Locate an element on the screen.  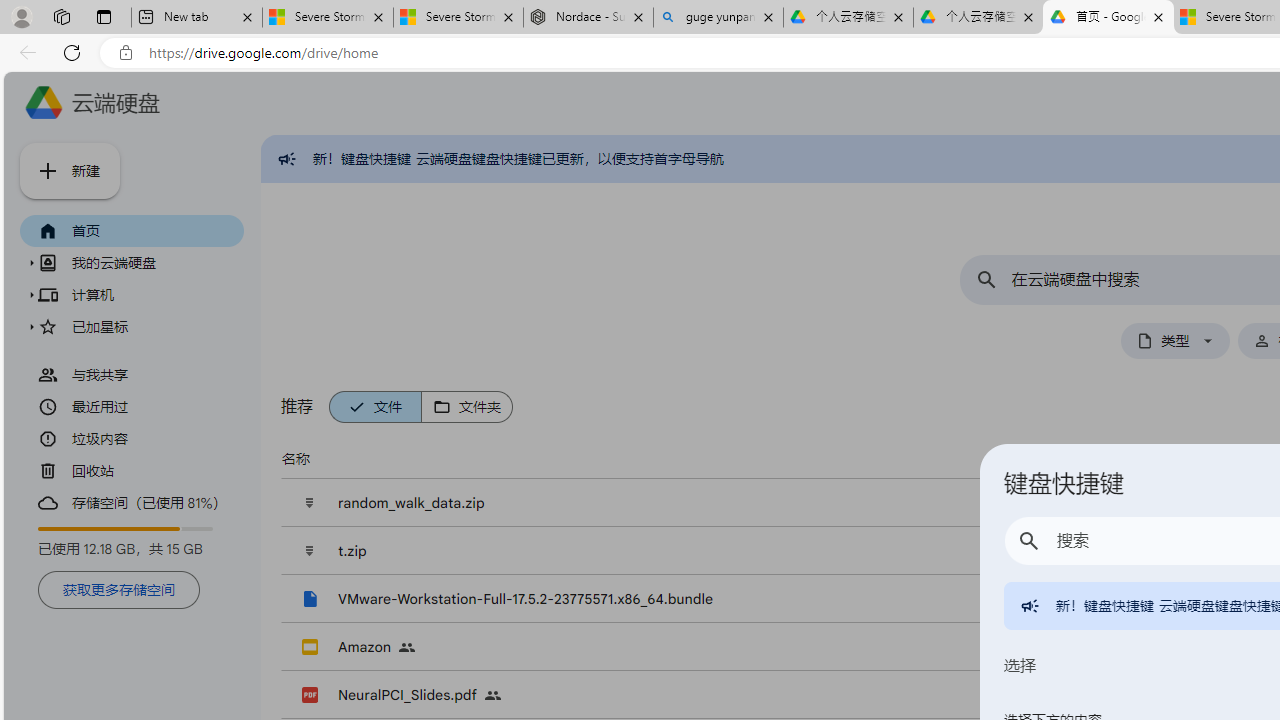
'Nordace - Summer Adventures 2024' is located at coordinates (587, 17).